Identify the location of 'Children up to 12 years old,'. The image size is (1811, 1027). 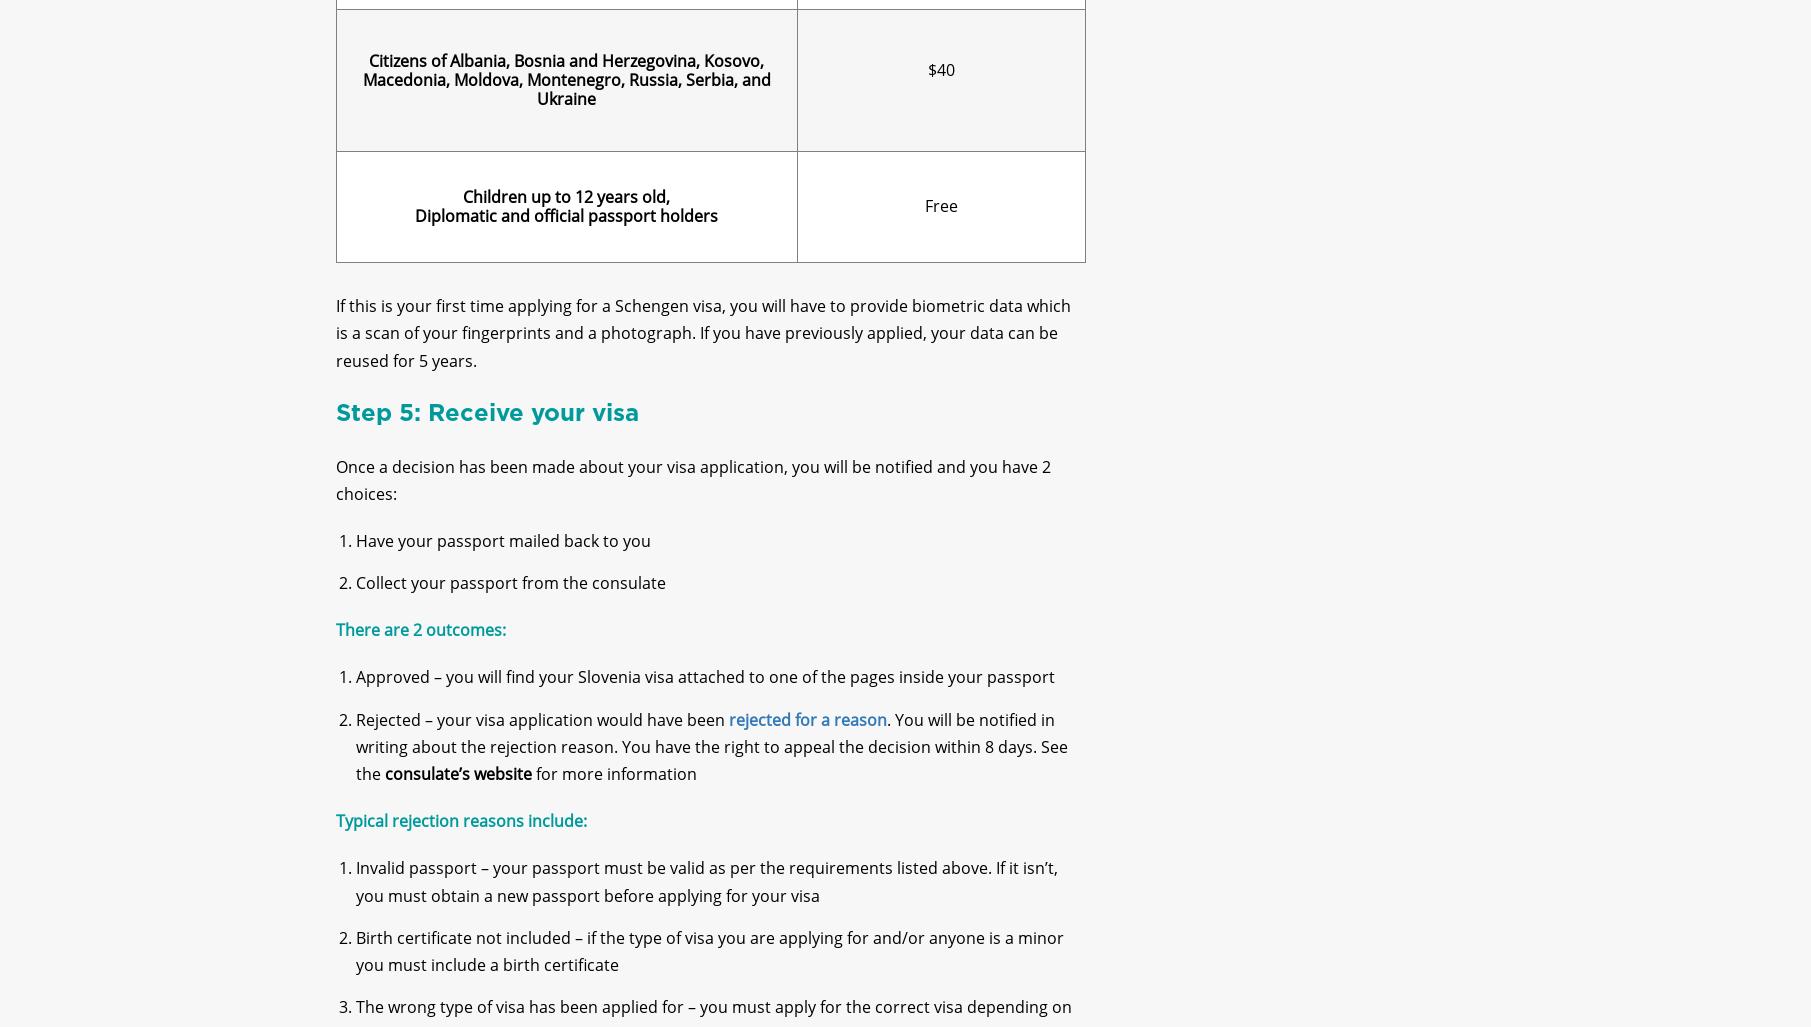
(565, 211).